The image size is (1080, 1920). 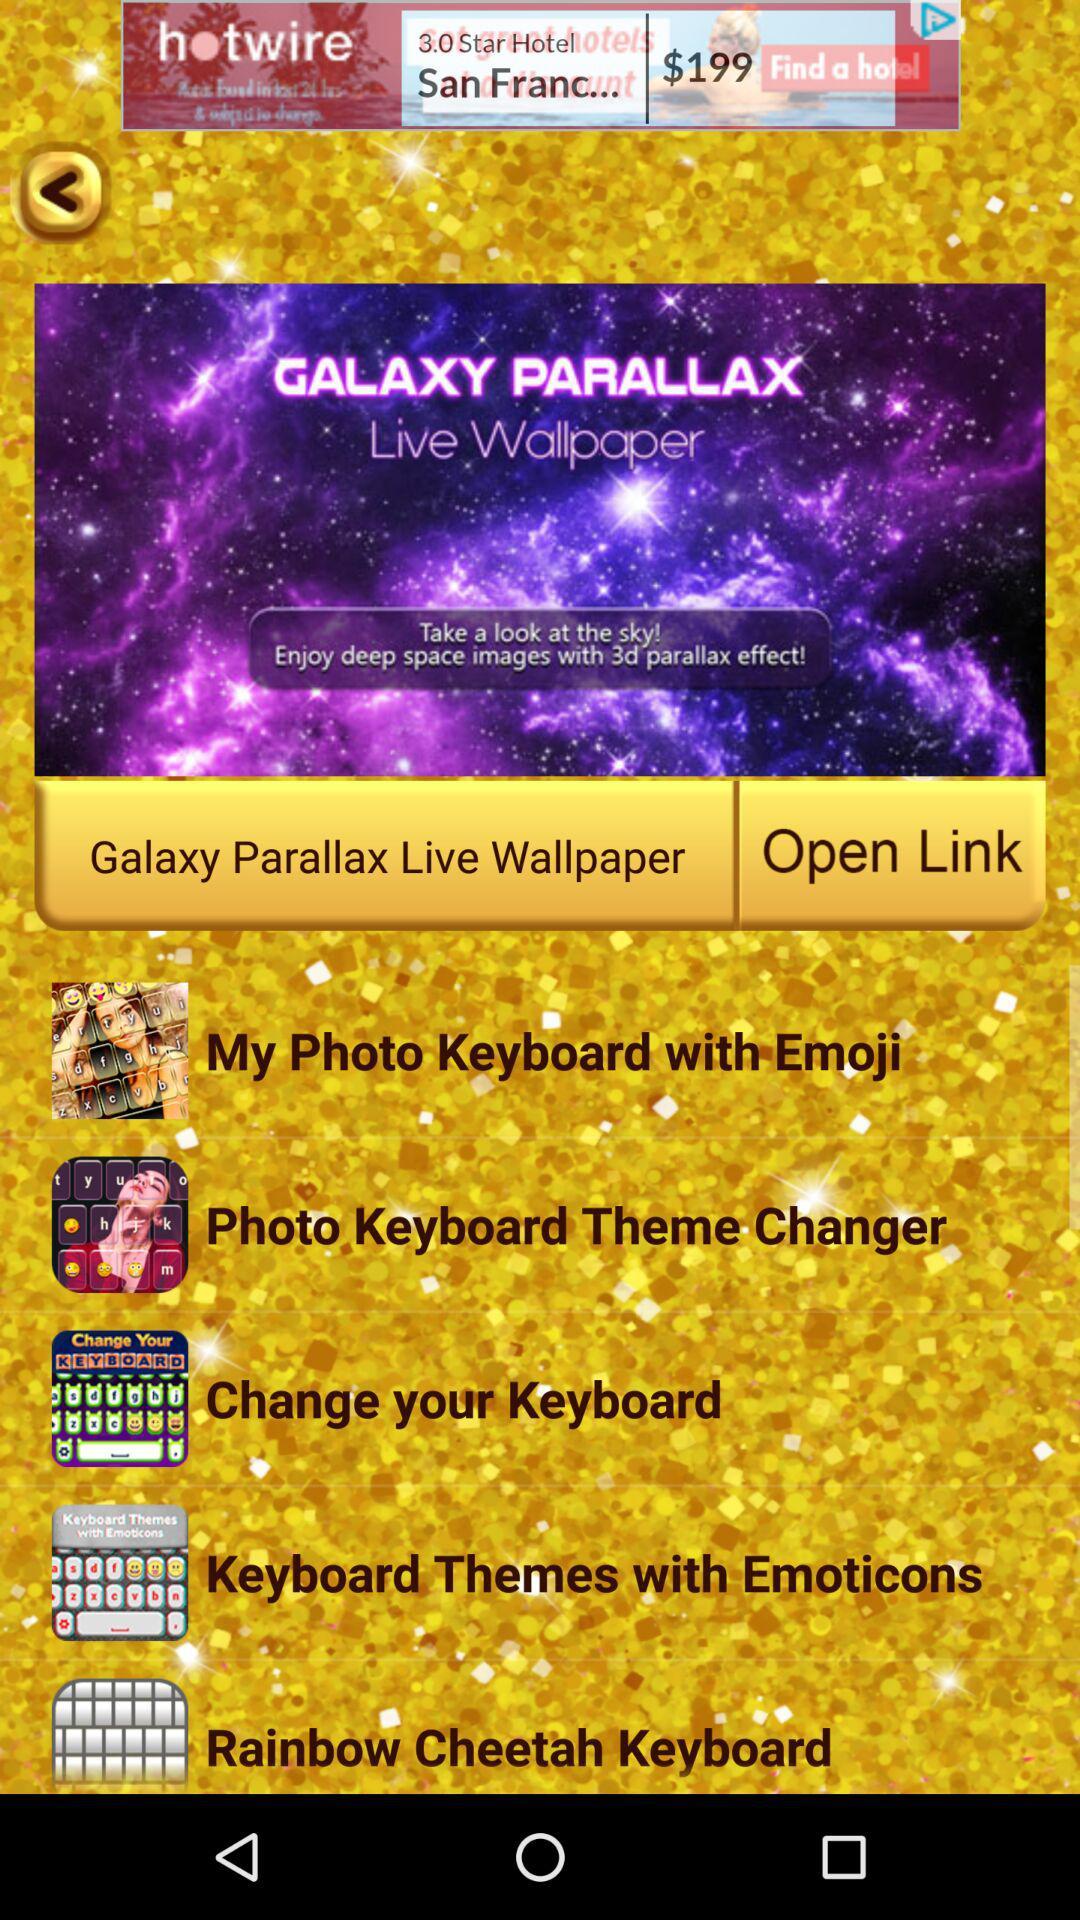 What do you see at coordinates (59, 192) in the screenshot?
I see `photo editor app` at bounding box center [59, 192].